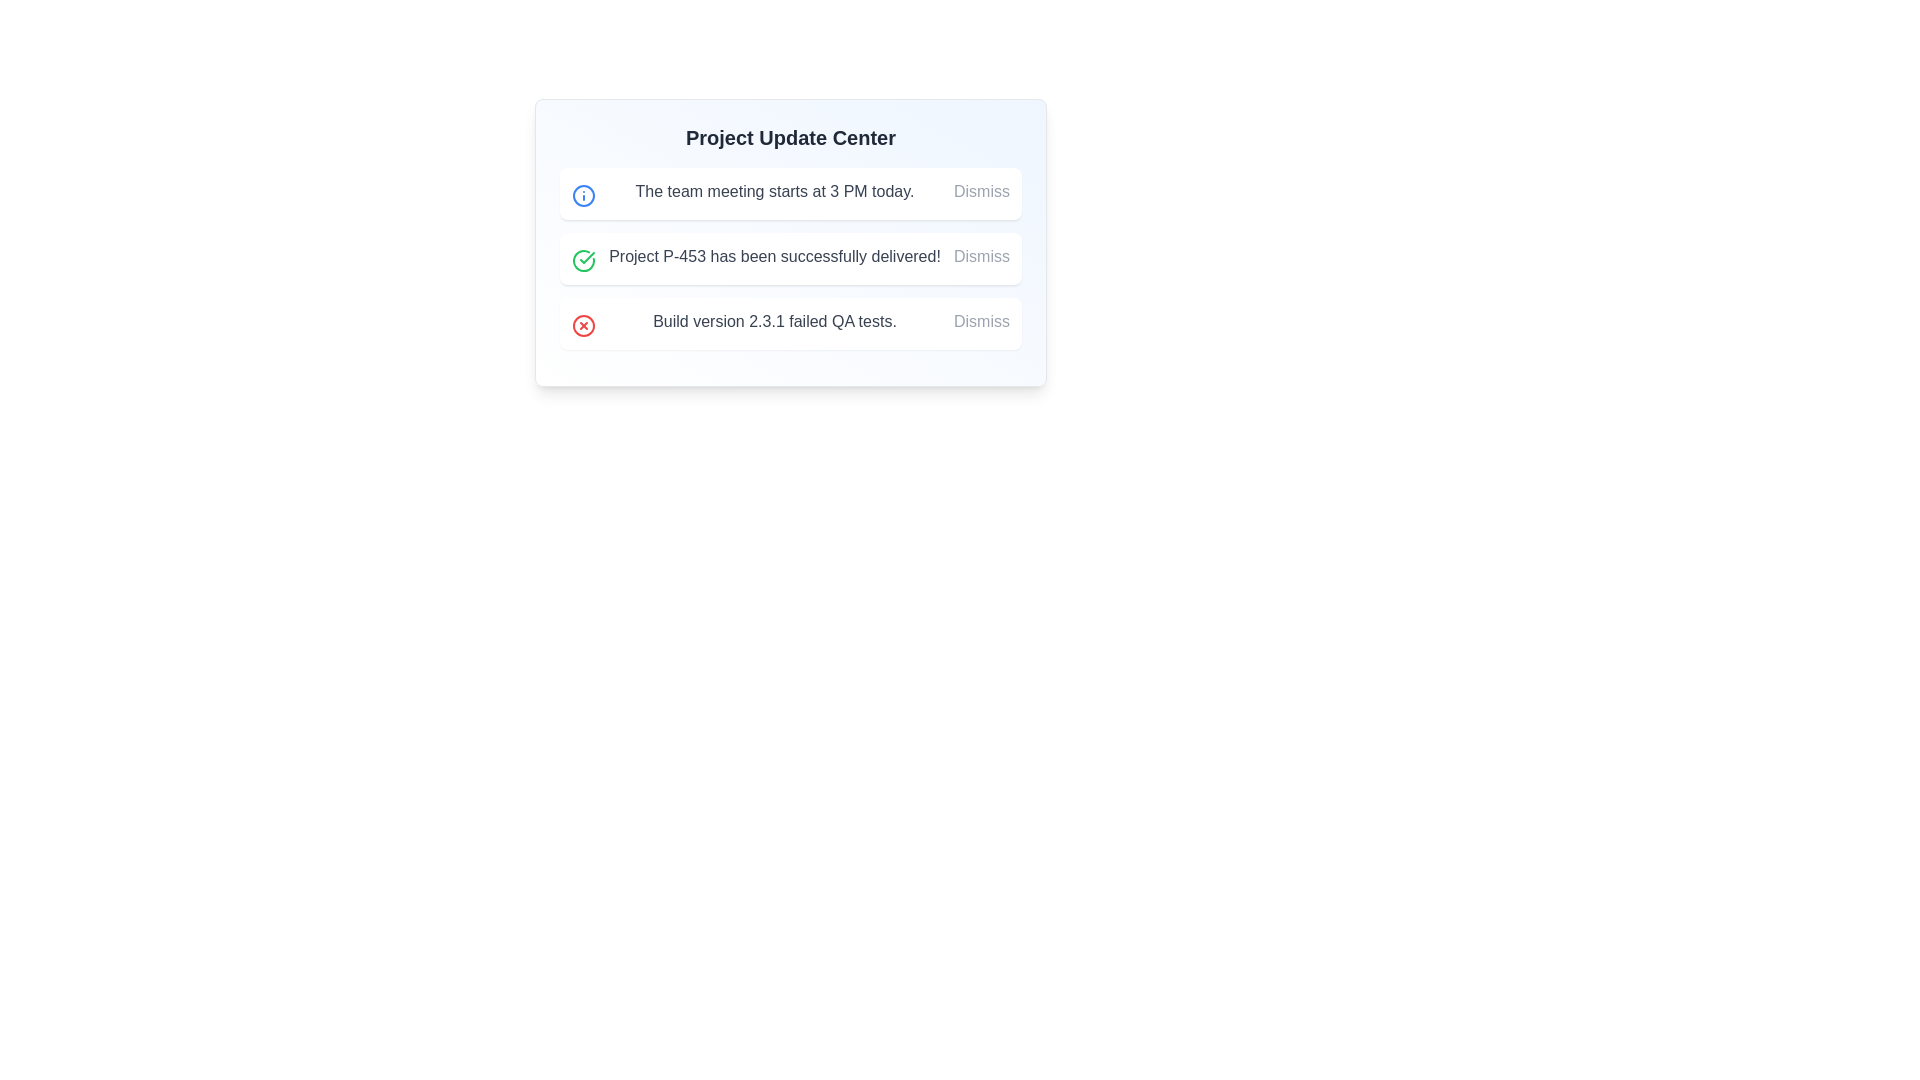 This screenshot has height=1080, width=1920. What do you see at coordinates (982, 256) in the screenshot?
I see `the 'Dismiss' button with gray font that turns red on hover, located to the right of the notification message 'Project P-453 has been successfully delivered!'` at bounding box center [982, 256].